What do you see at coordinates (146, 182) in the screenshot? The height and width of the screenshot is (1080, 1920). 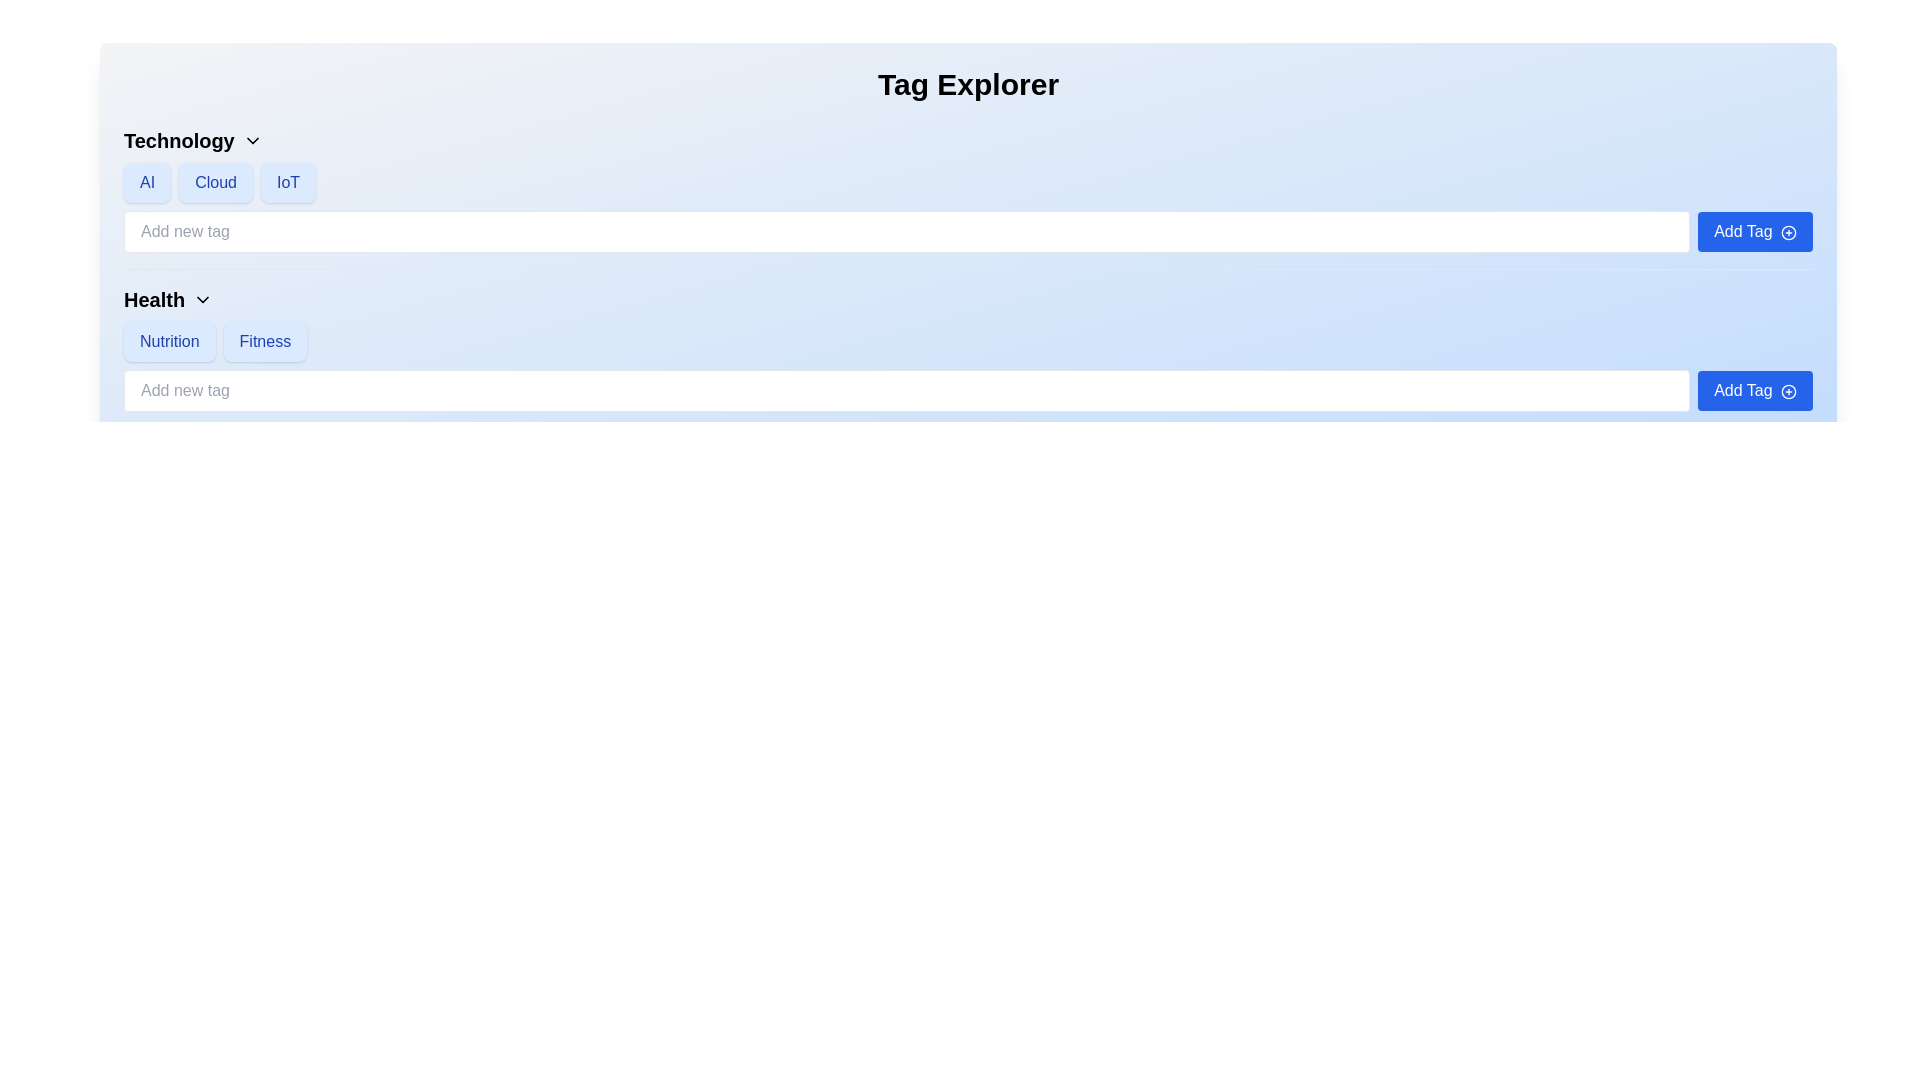 I see `the rectangular button labeled 'AI' with a light blue background and darker blue text` at bounding box center [146, 182].